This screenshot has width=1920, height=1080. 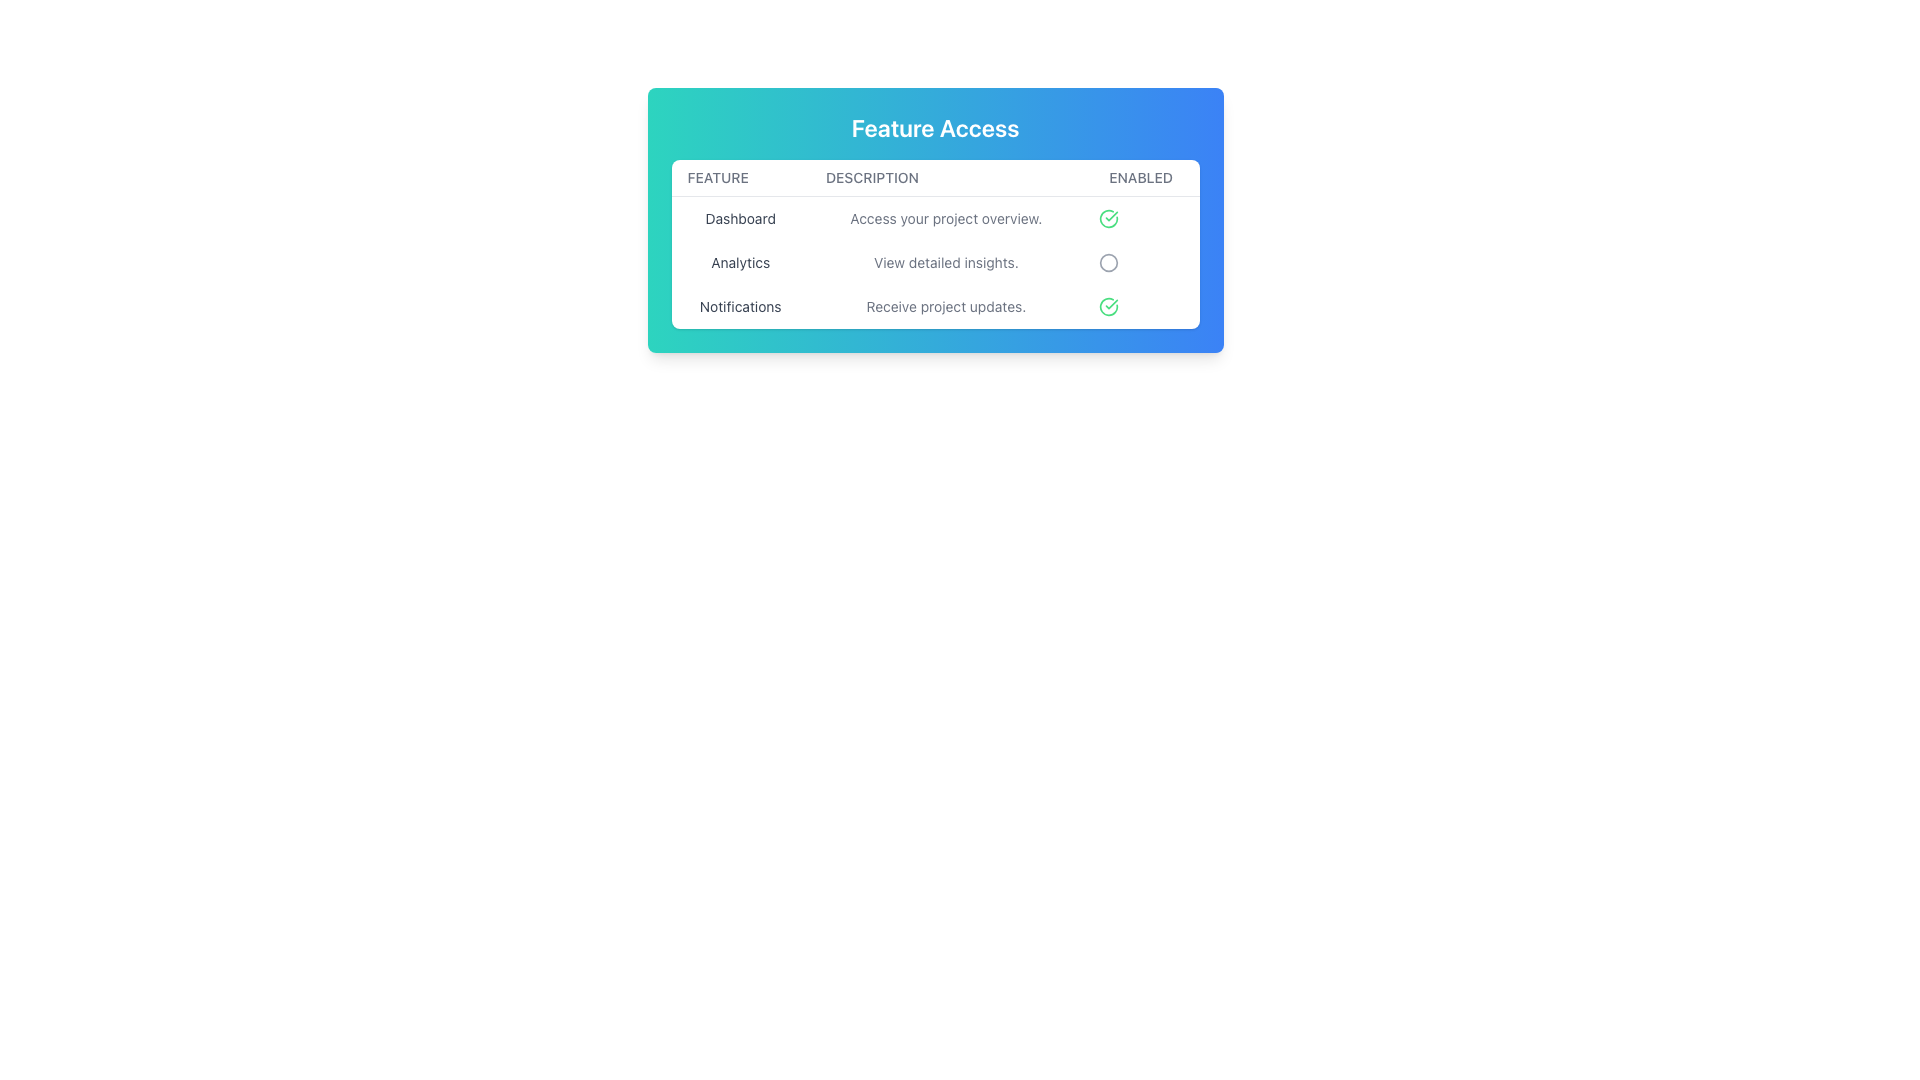 I want to click on the header label 'Feature' which is the first item in a row of three labels at the top of the table, clarifying that the subsequent rows in this column will pertain to features, so click(x=739, y=177).